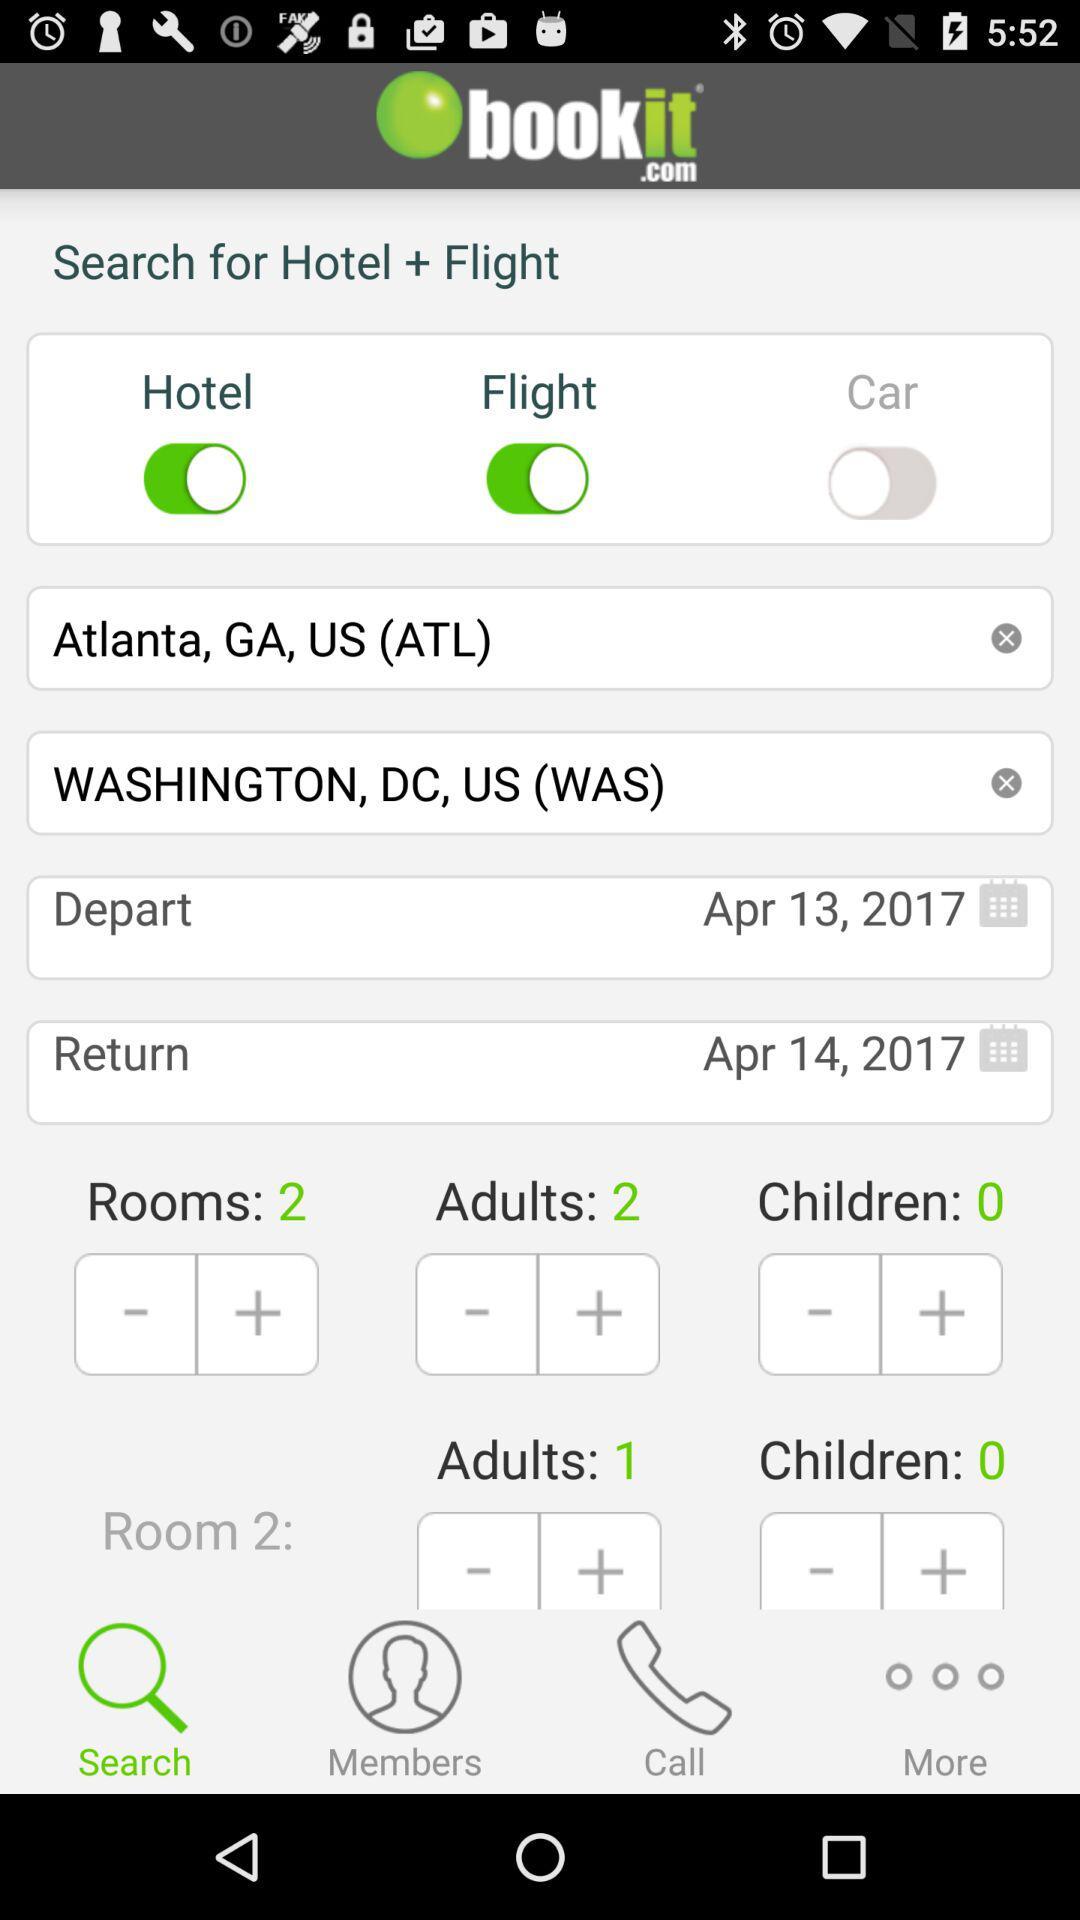 This screenshot has width=1080, height=1920. I want to click on the add icon, so click(943, 1670).